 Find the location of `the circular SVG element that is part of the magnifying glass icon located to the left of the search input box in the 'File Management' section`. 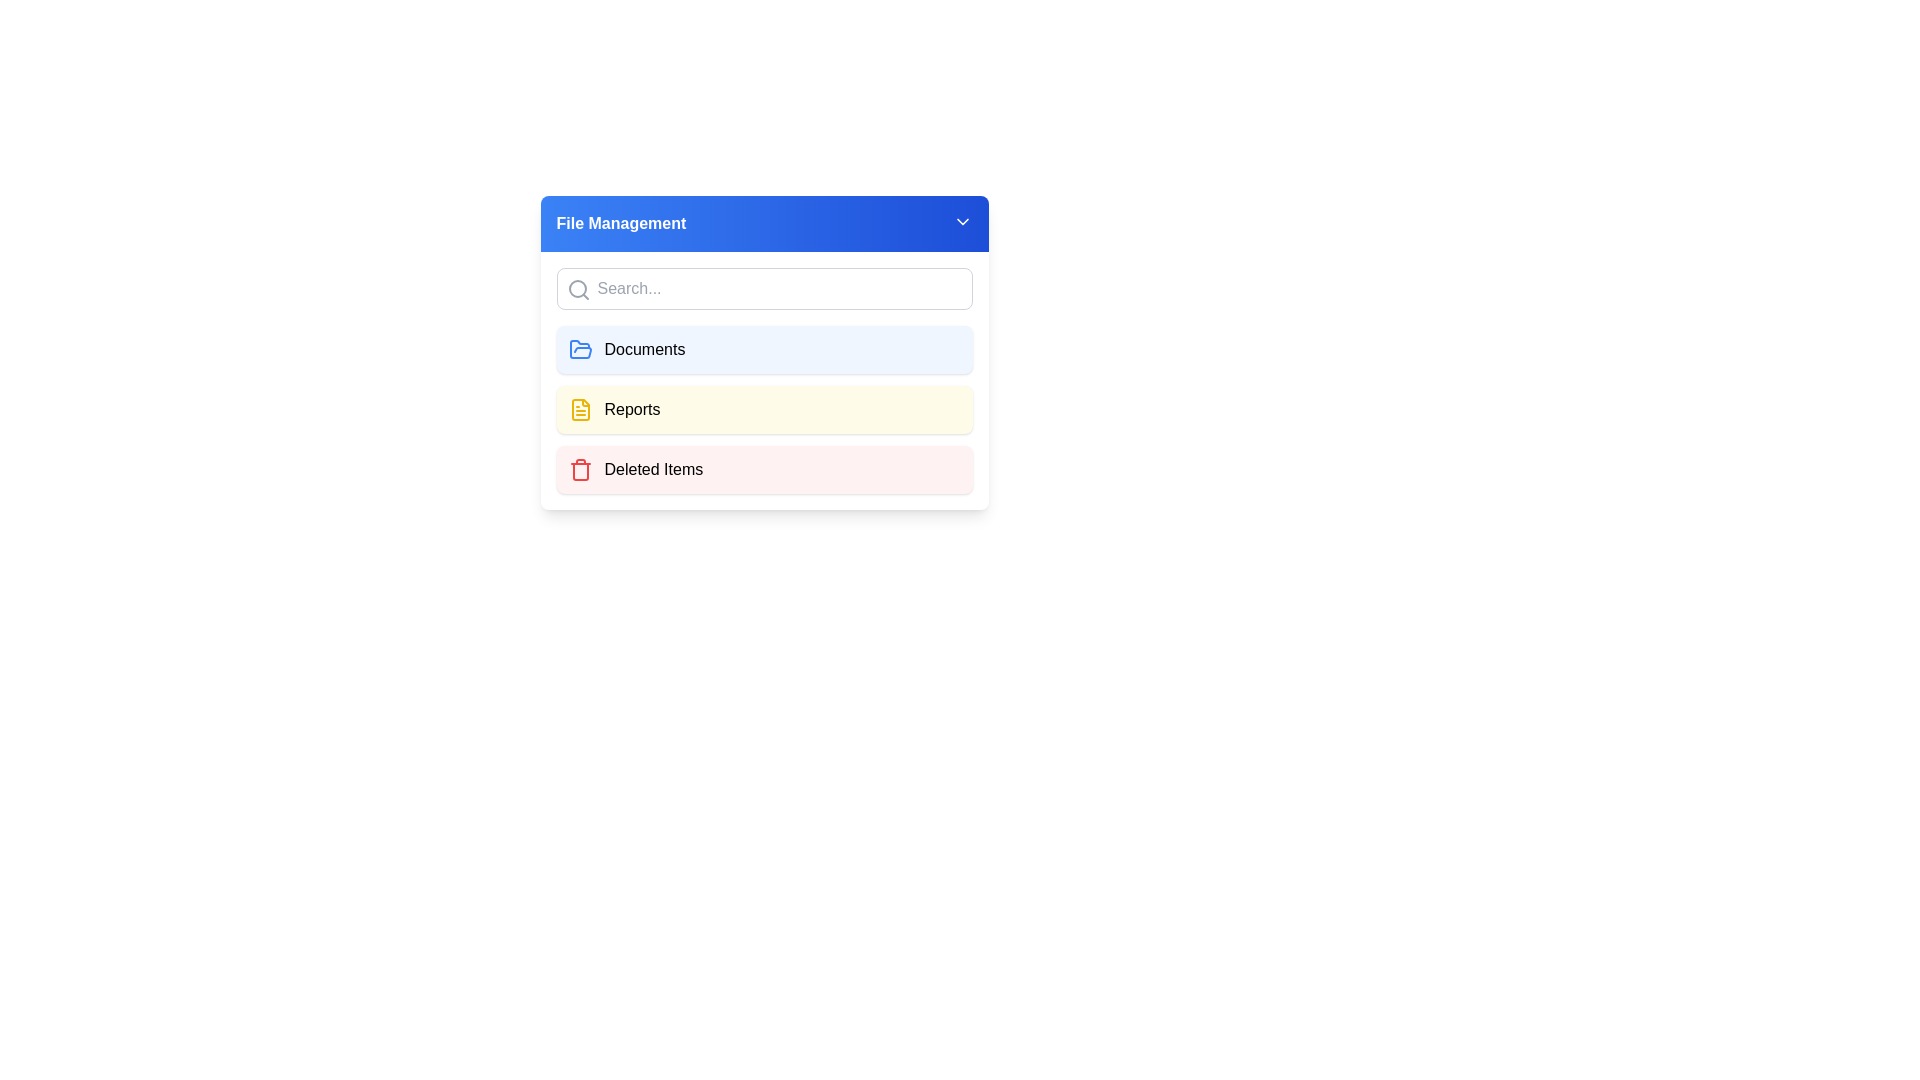

the circular SVG element that is part of the magnifying glass icon located to the left of the search input box in the 'File Management' section is located at coordinates (576, 289).